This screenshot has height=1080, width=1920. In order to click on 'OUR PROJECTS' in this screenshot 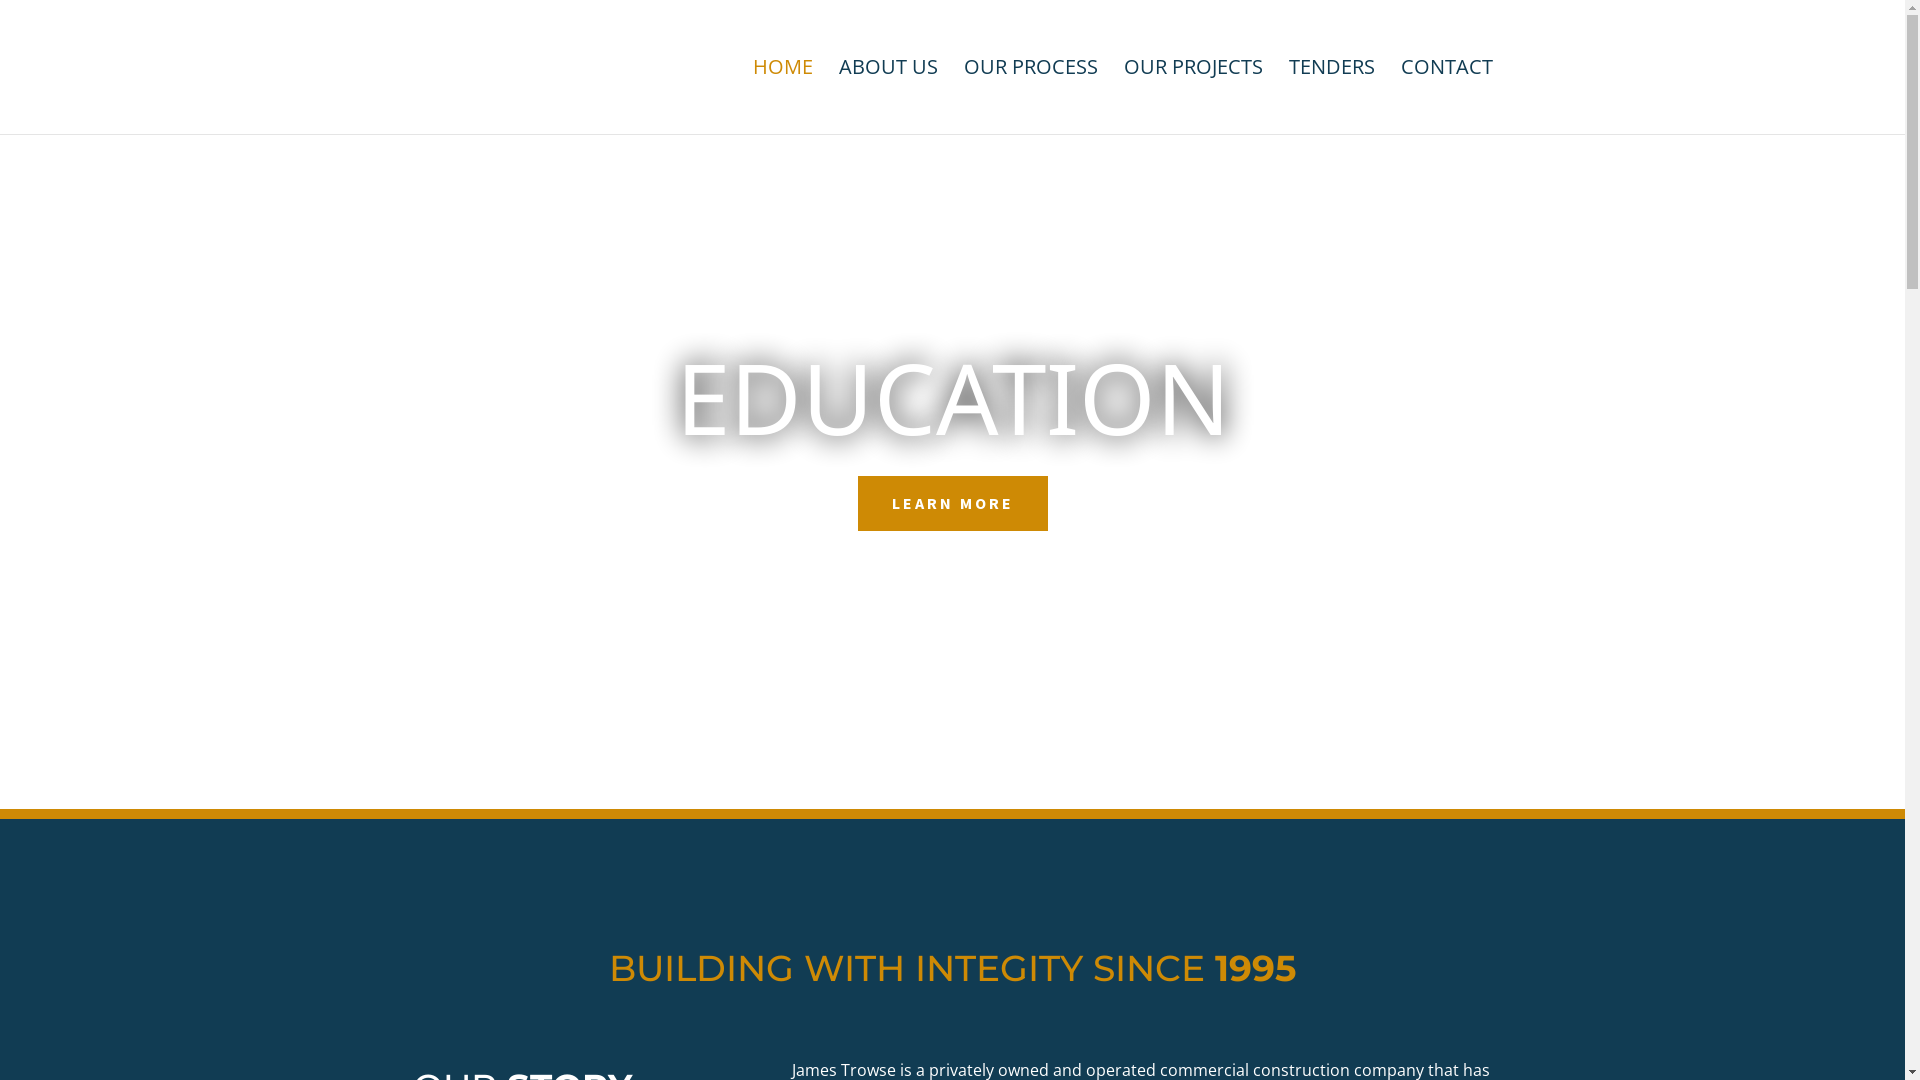, I will do `click(1123, 96)`.